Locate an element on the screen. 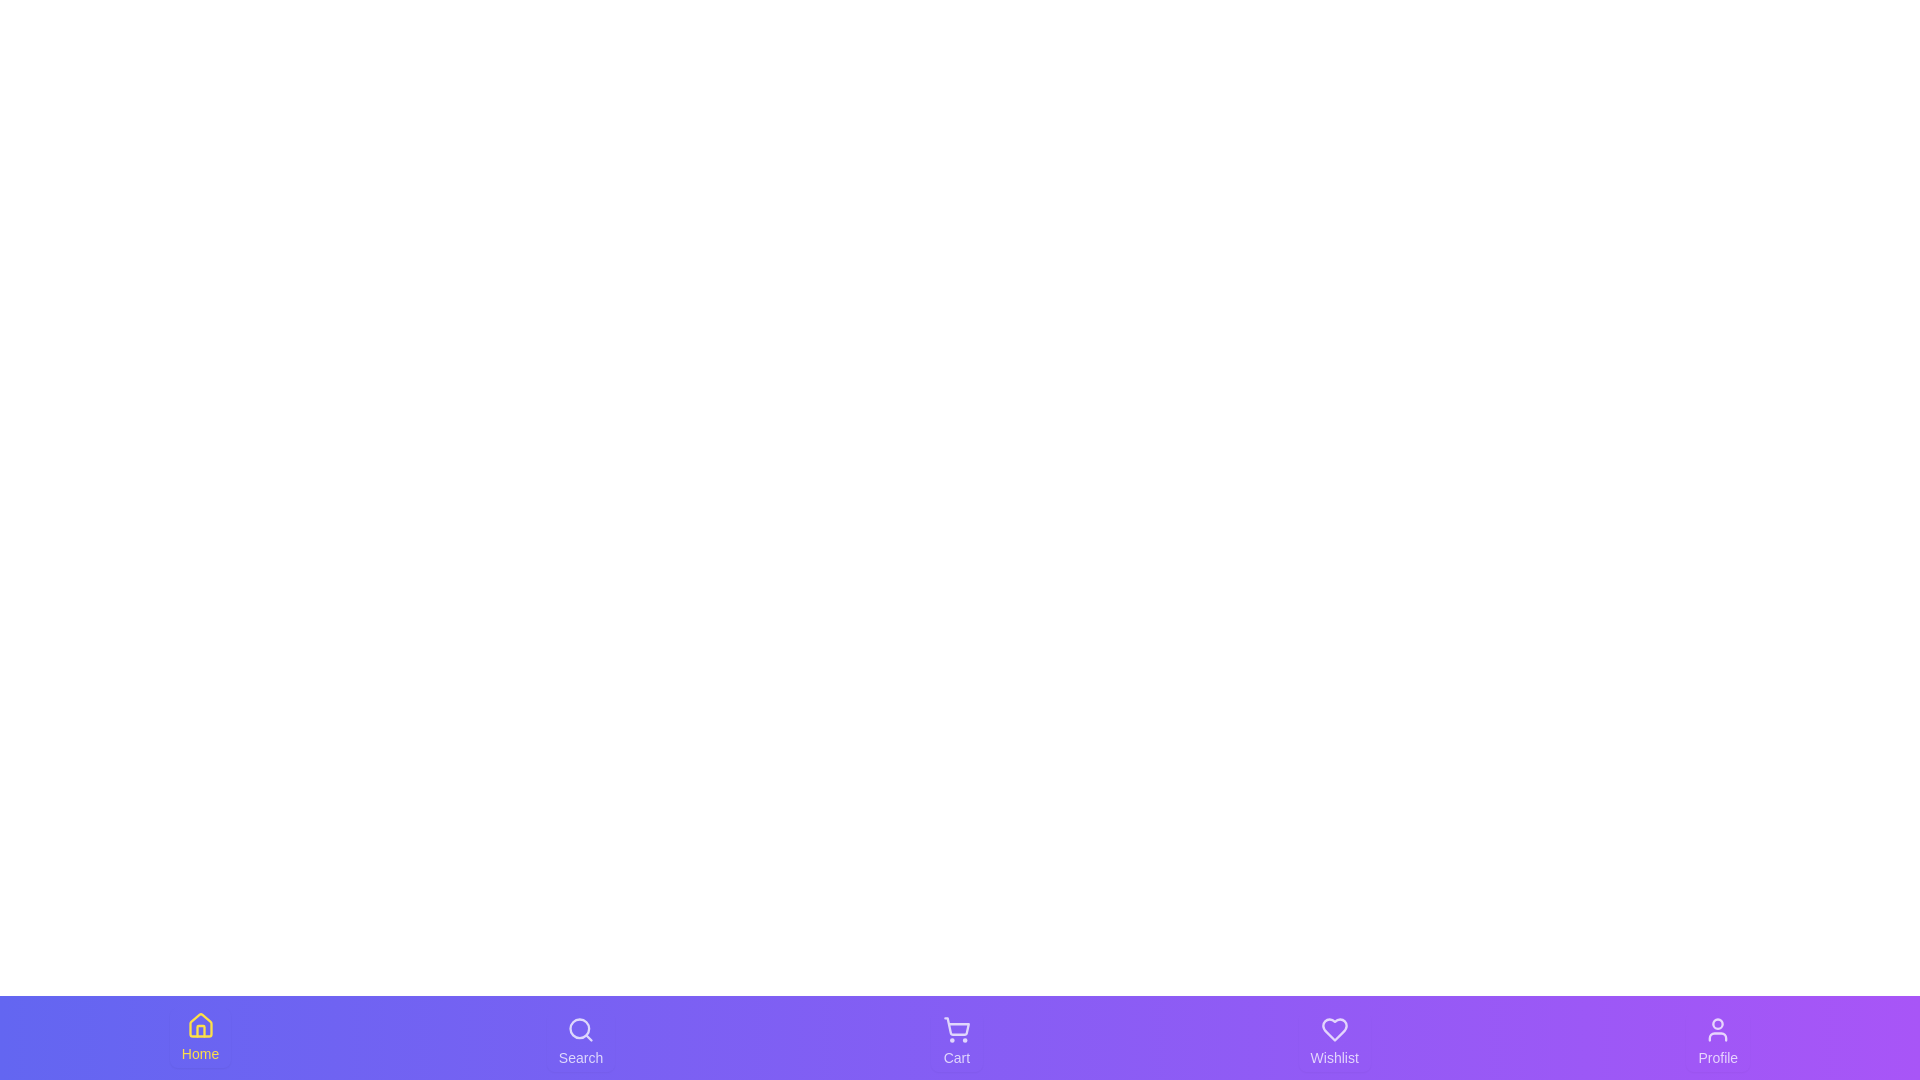 The image size is (1920, 1080). the tab corresponding to Profile to switch to that section is located at coordinates (1717, 1040).